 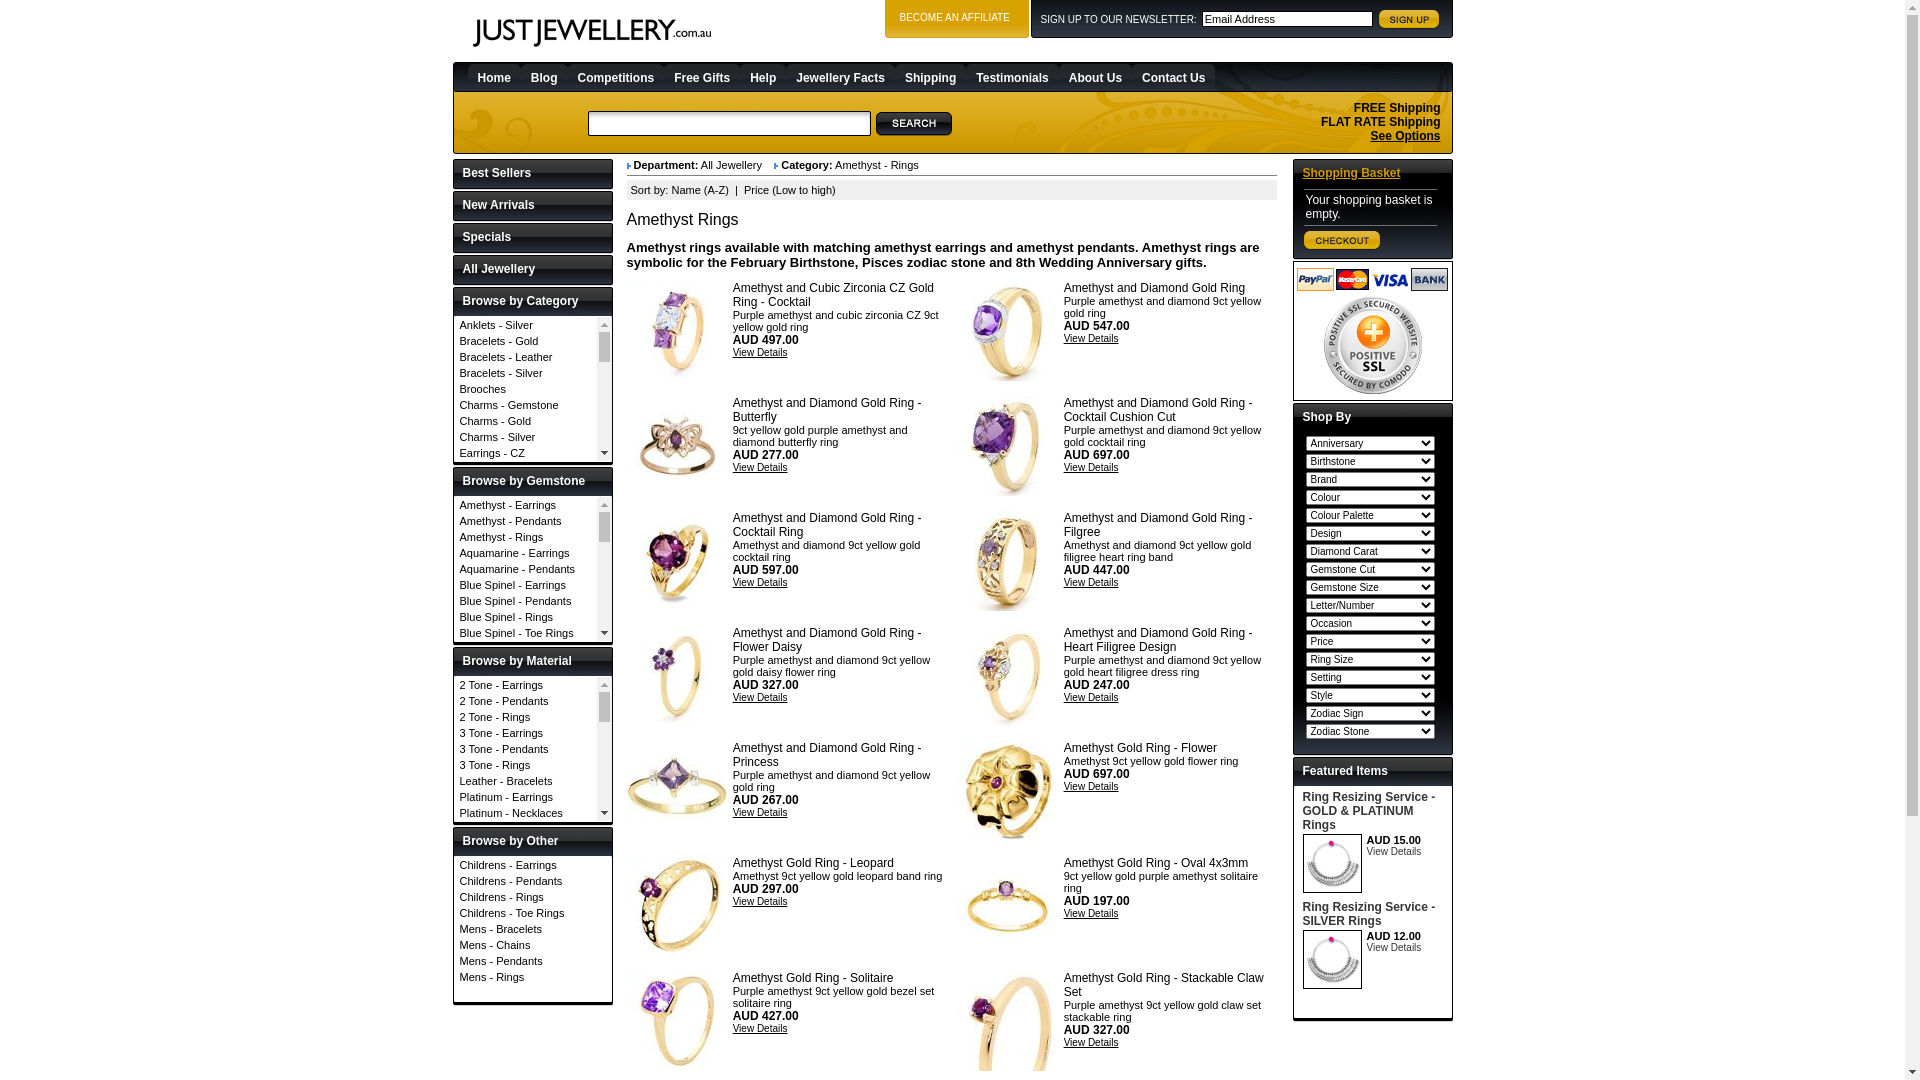 I want to click on 'Blue Spinel - Rings', so click(x=525, y=616).